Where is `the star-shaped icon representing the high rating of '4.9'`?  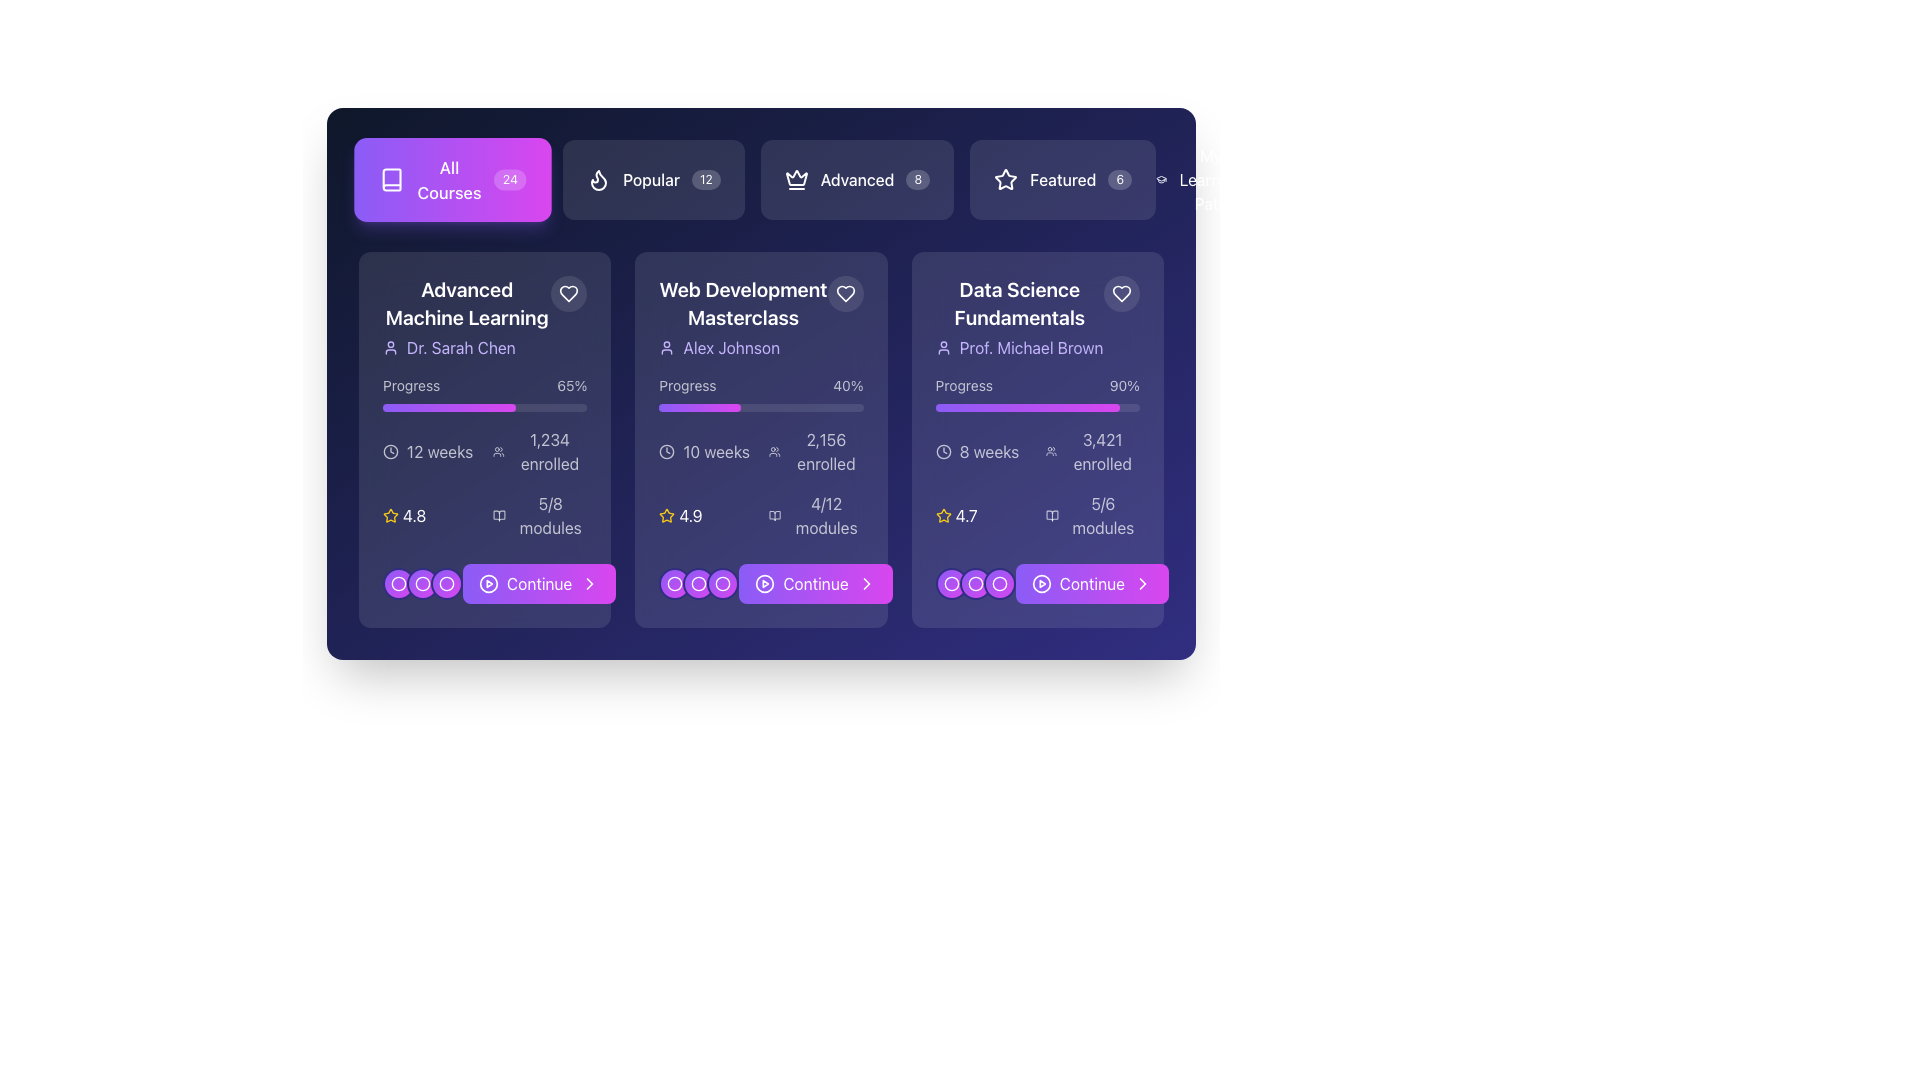
the star-shaped icon representing the high rating of '4.9' is located at coordinates (667, 515).